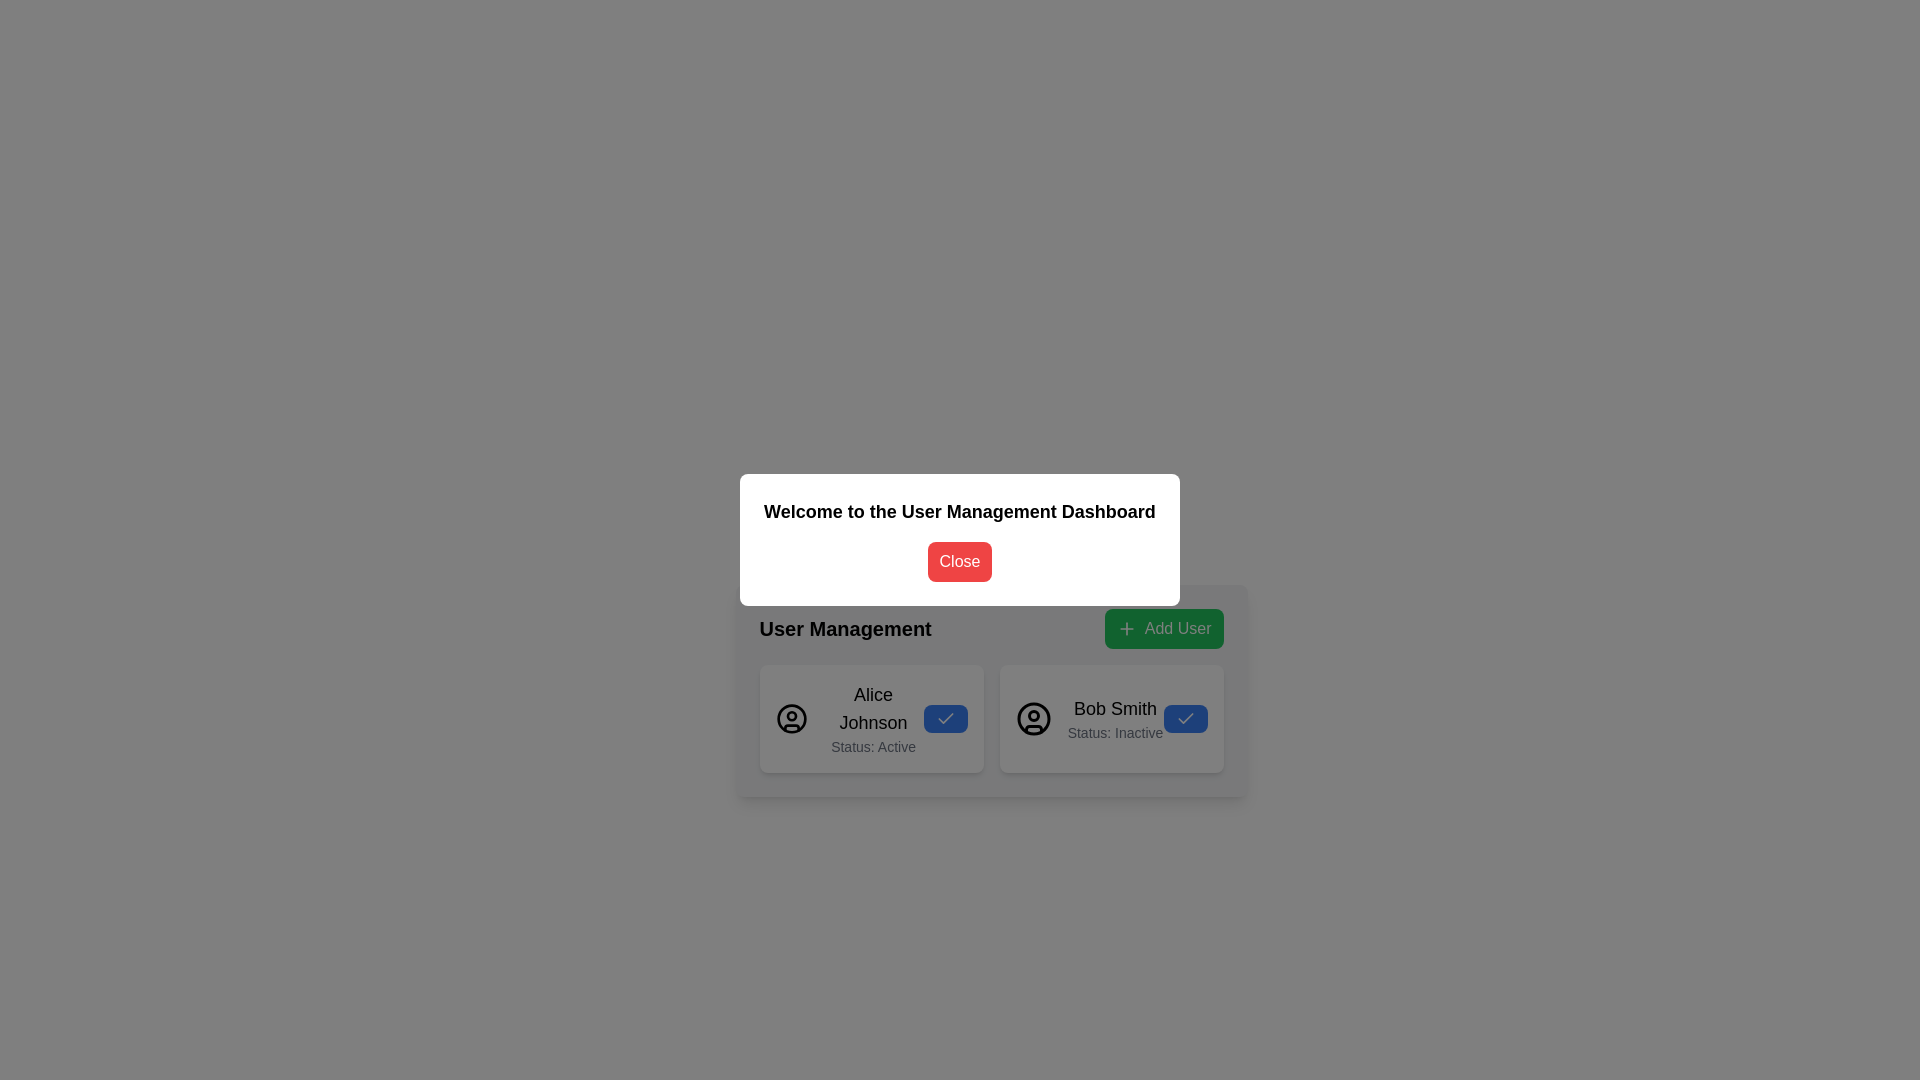  What do you see at coordinates (873, 747) in the screenshot?
I see `the informational label indicating the current status ('Active') of the user 'Alice Johnson', located beneath the name text component` at bounding box center [873, 747].